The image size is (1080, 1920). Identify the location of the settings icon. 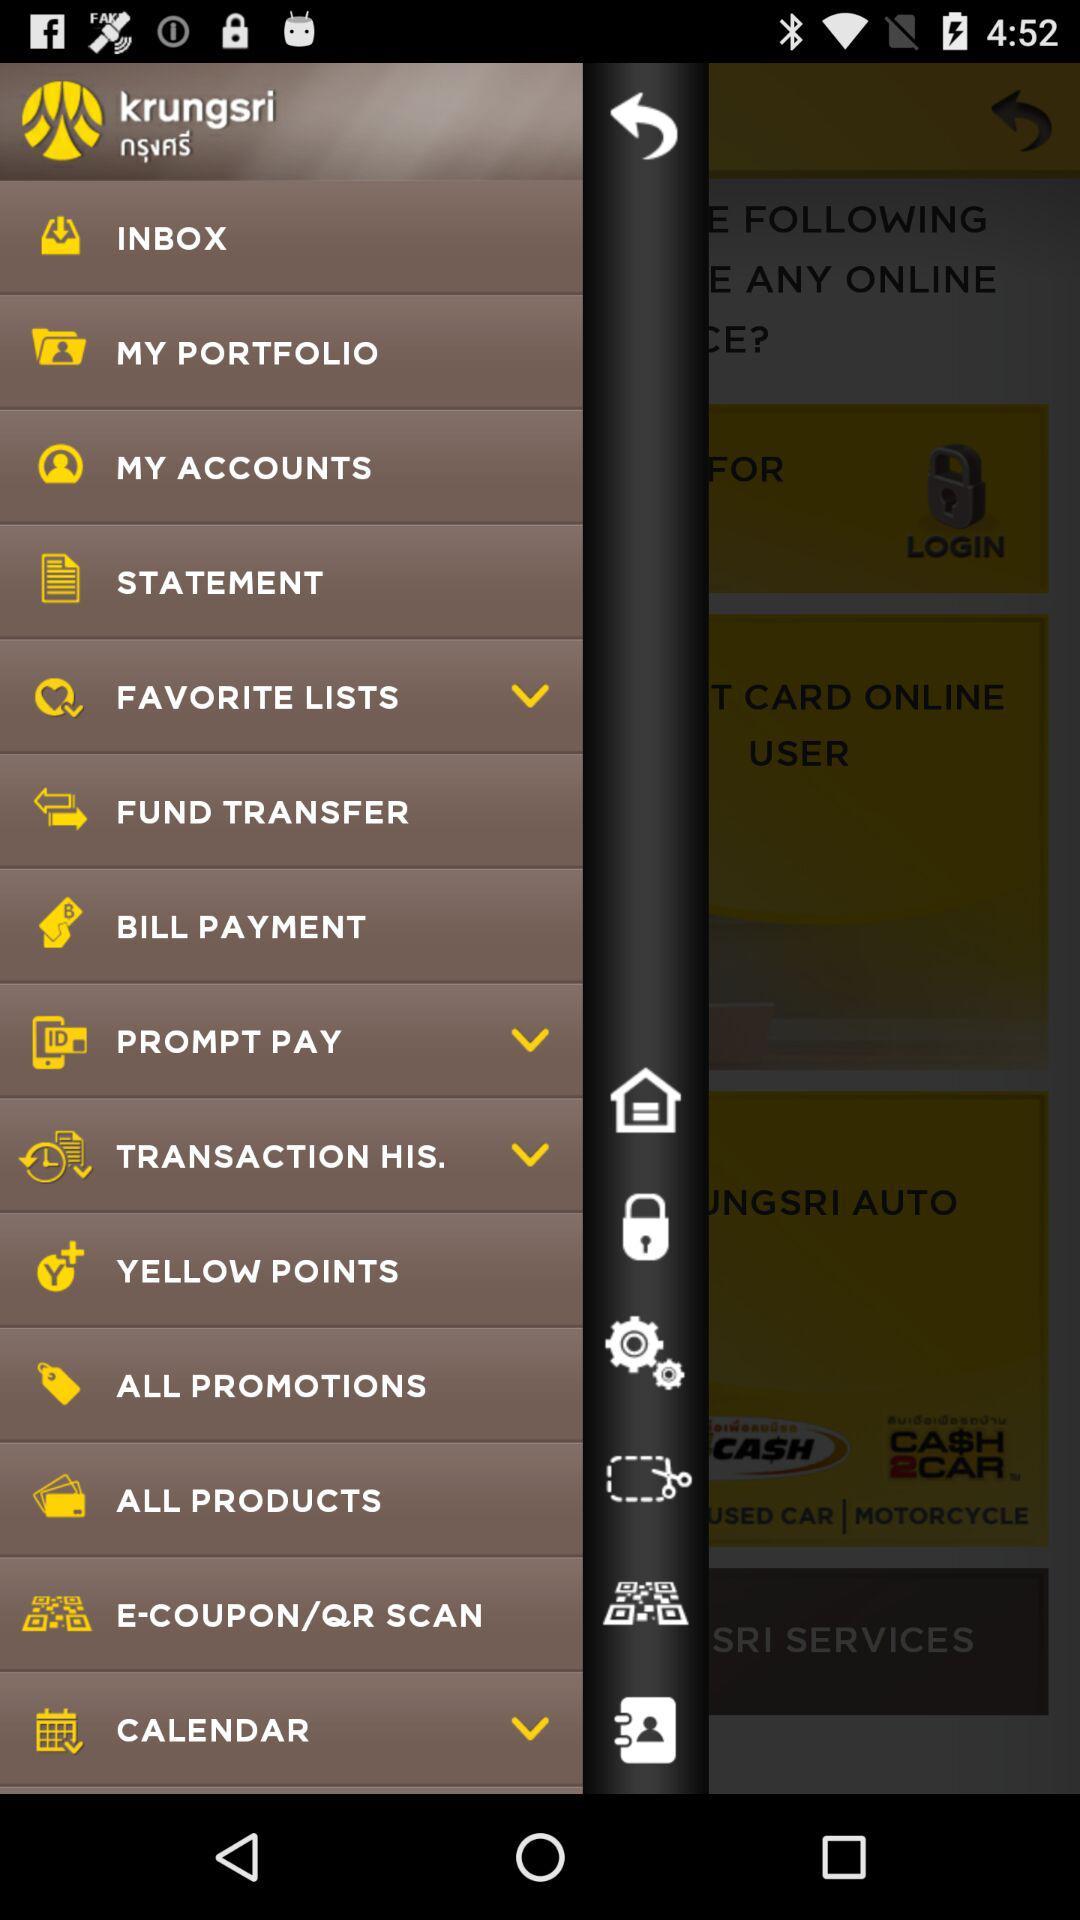
(645, 1448).